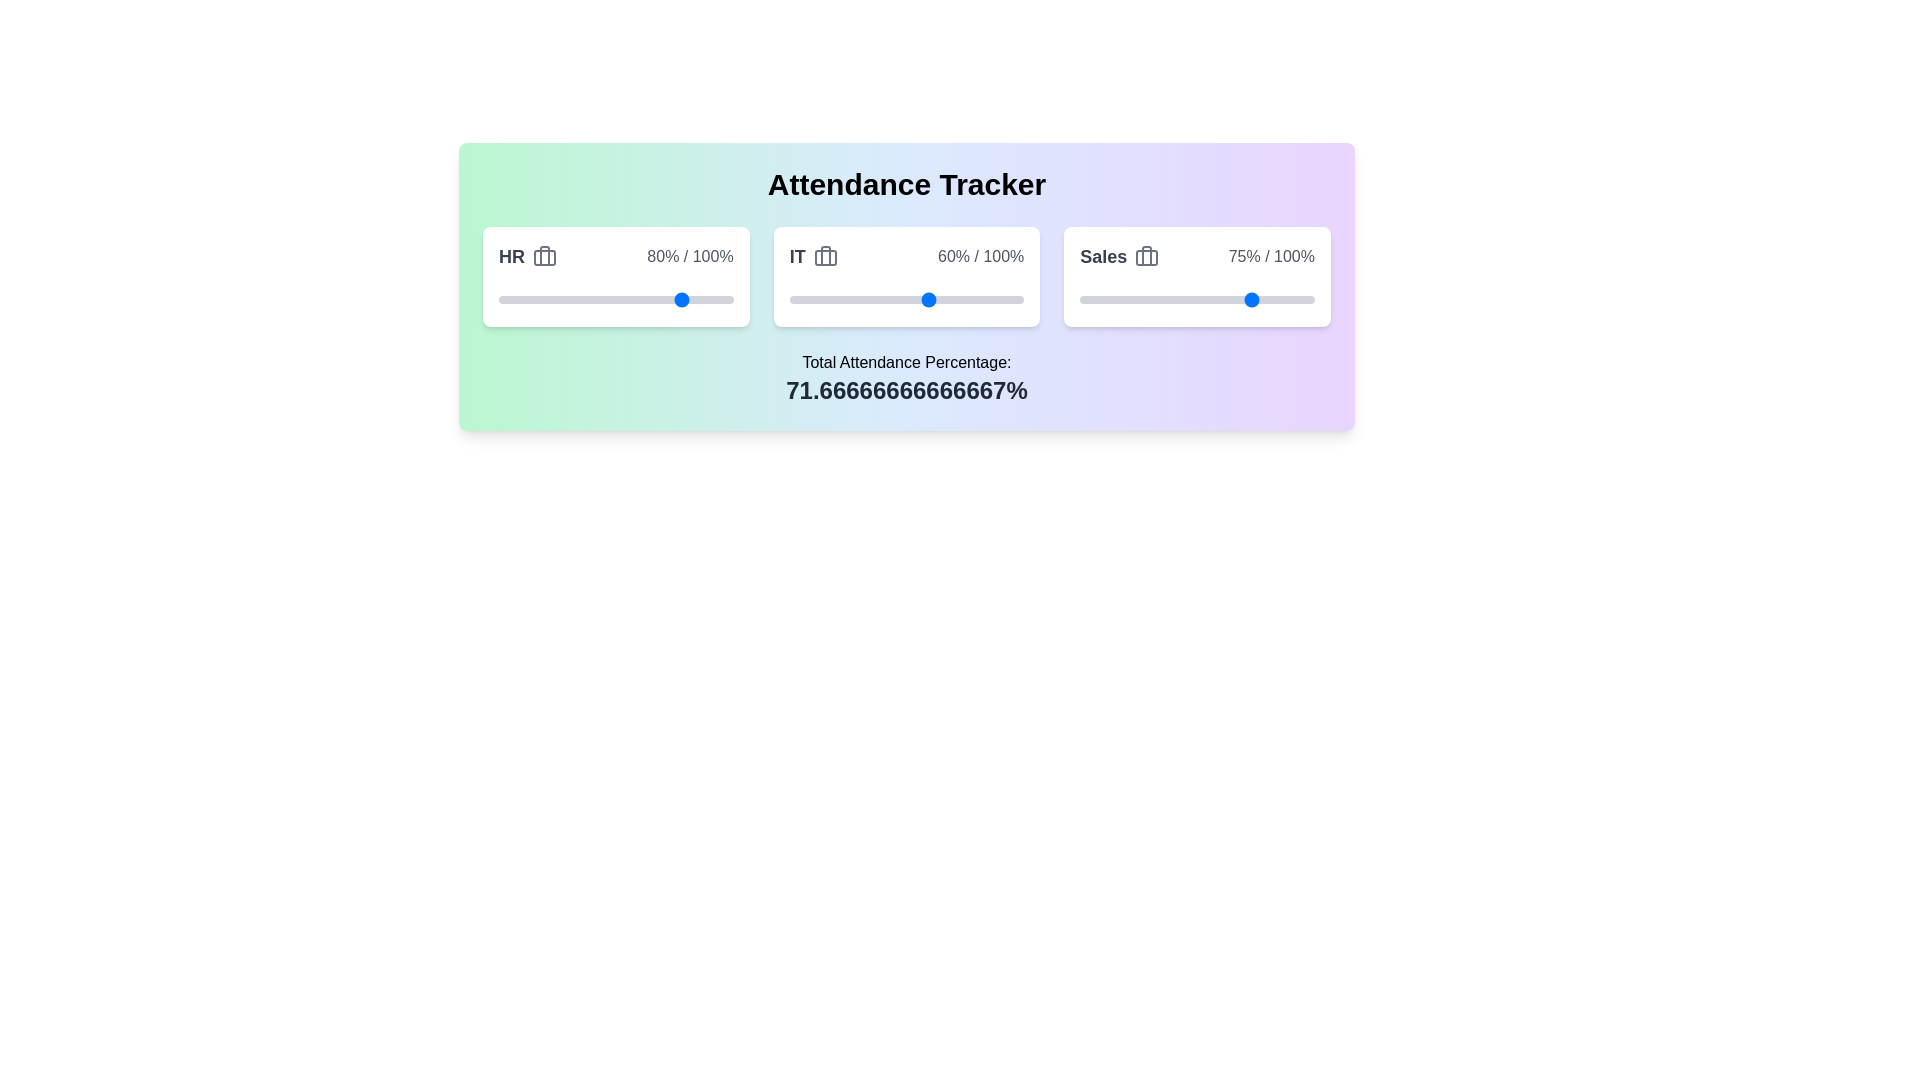 The width and height of the screenshot is (1920, 1080). Describe the element at coordinates (528, 256) in the screenshot. I see `the Human Resources Text and Icon Label, which is located on the leftmost side of the Attendance Tracker interface, above the progress bar and percentage indicator` at that location.